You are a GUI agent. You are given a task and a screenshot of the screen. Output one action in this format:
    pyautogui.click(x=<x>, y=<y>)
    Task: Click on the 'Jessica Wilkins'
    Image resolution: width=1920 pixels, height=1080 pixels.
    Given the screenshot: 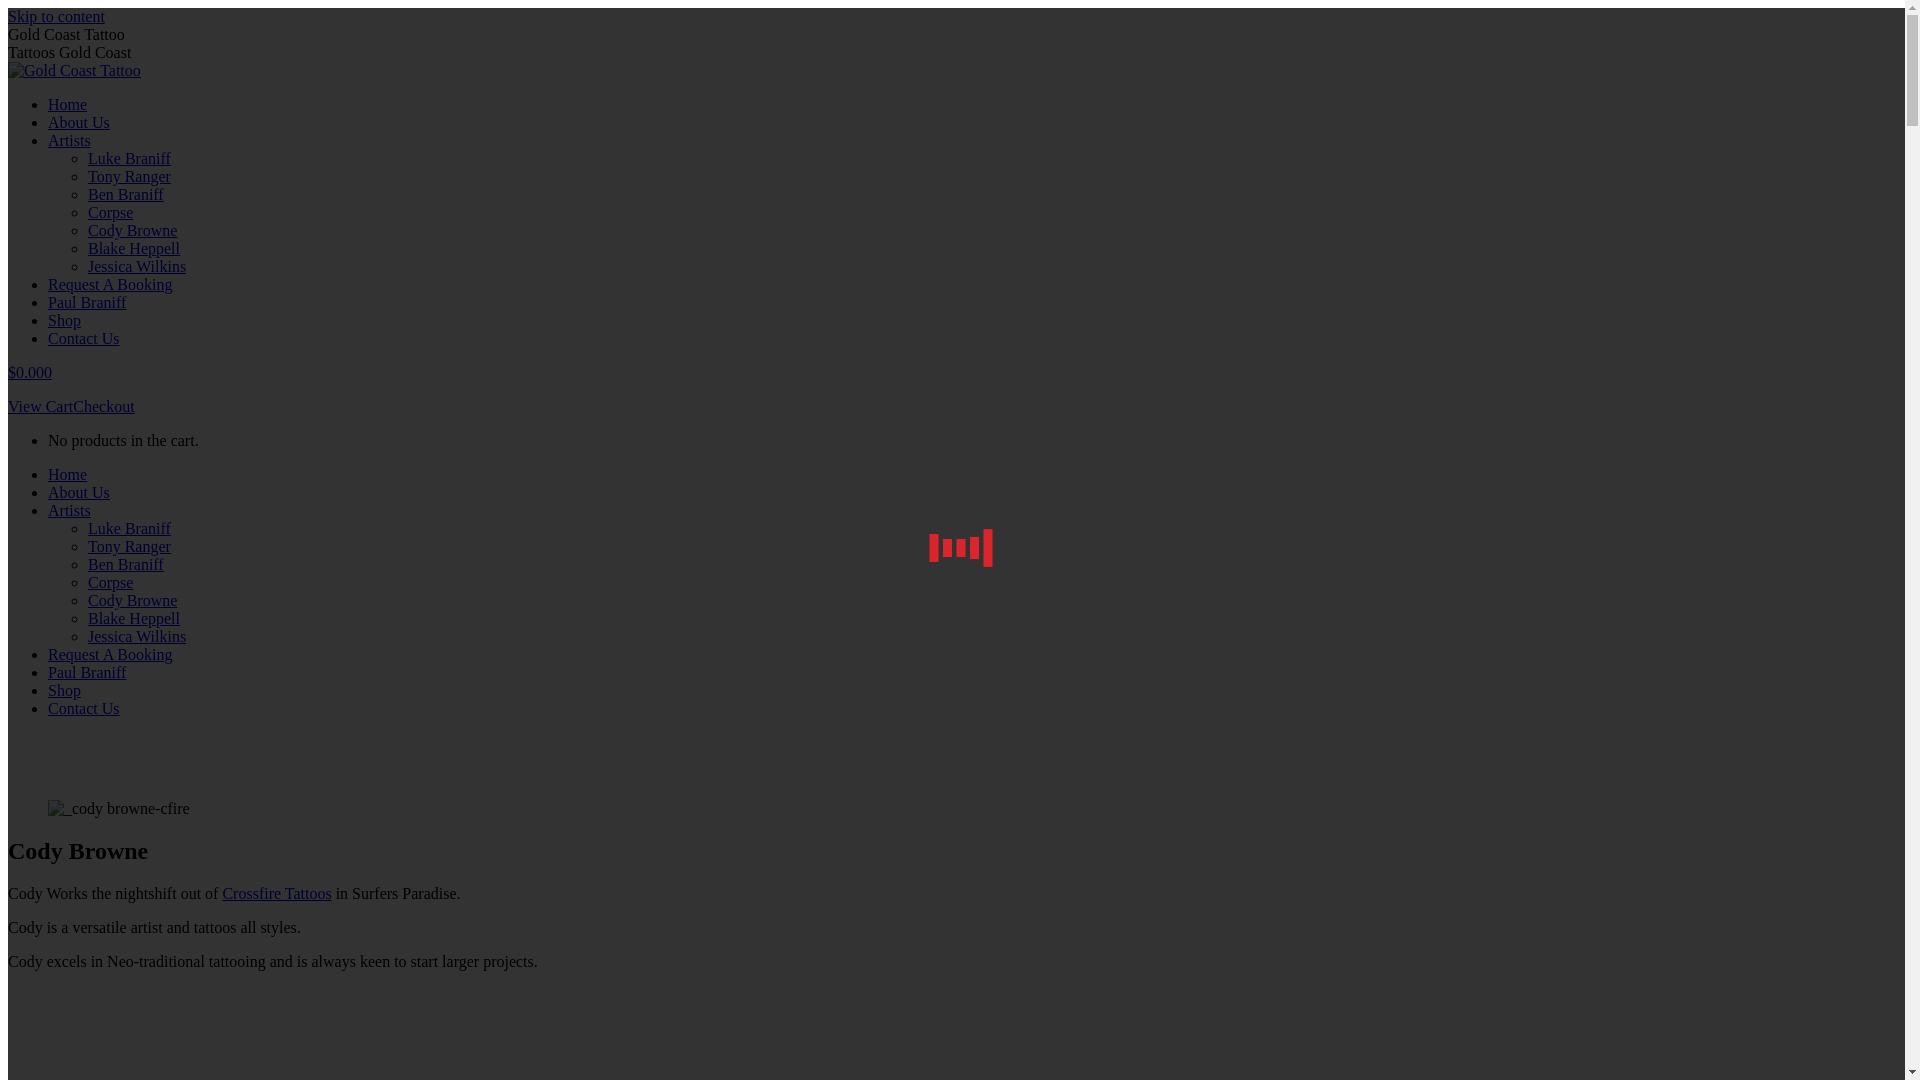 What is the action you would take?
    pyautogui.click(x=136, y=636)
    